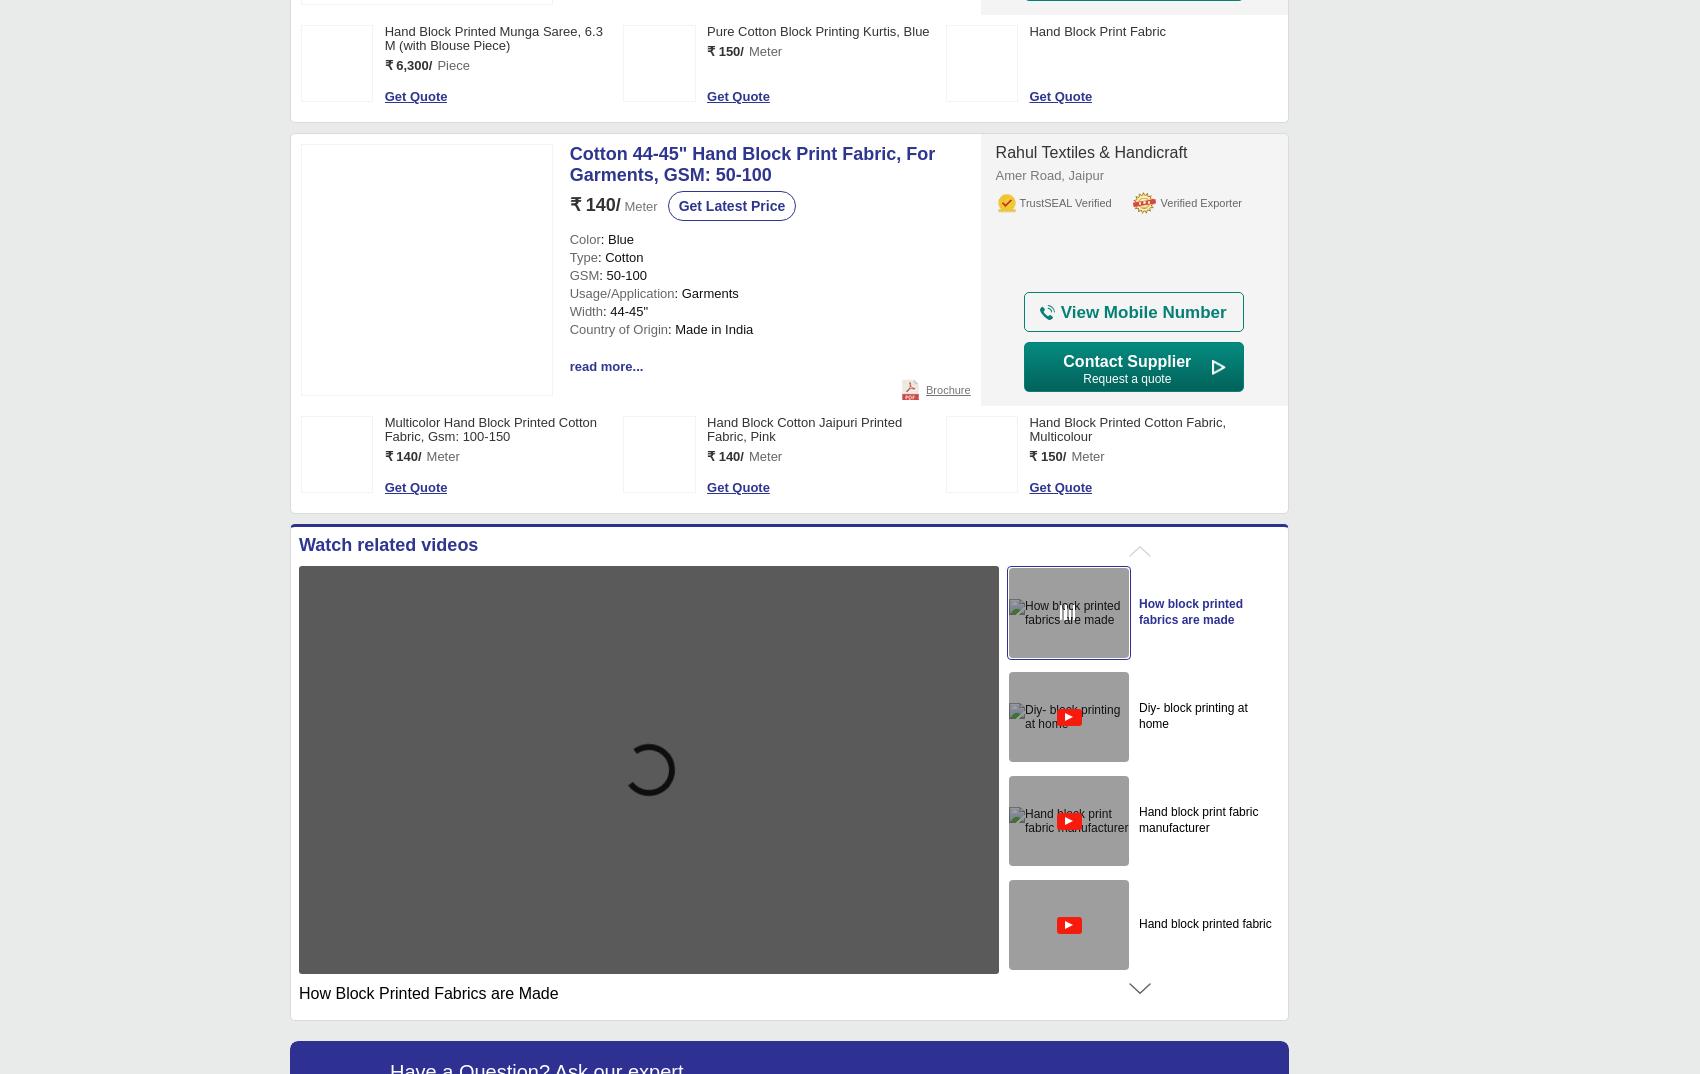 Image resolution: width=1700 pixels, height=1074 pixels. I want to click on '₹ 6,300/', so click(407, 65).